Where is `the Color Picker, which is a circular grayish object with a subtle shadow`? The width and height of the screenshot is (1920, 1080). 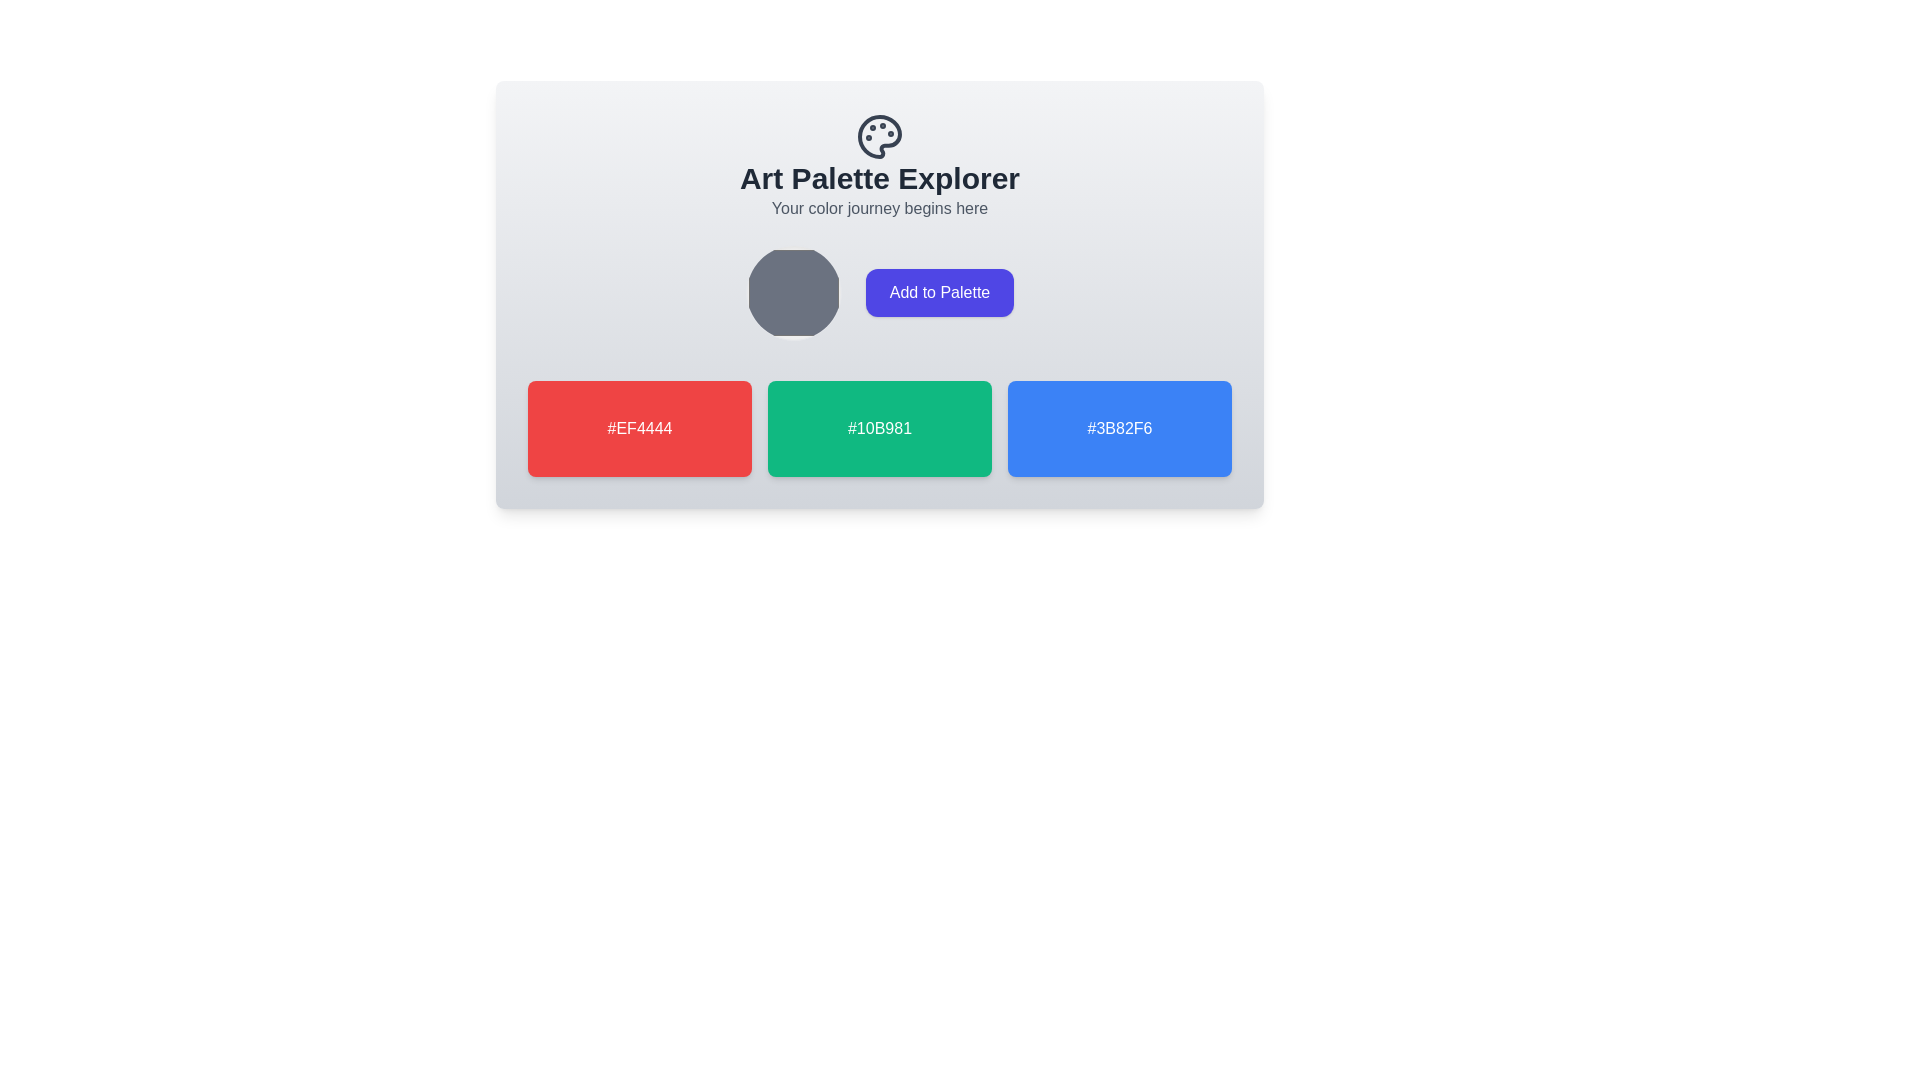
the Color Picker, which is a circular grayish object with a subtle shadow is located at coordinates (792, 293).